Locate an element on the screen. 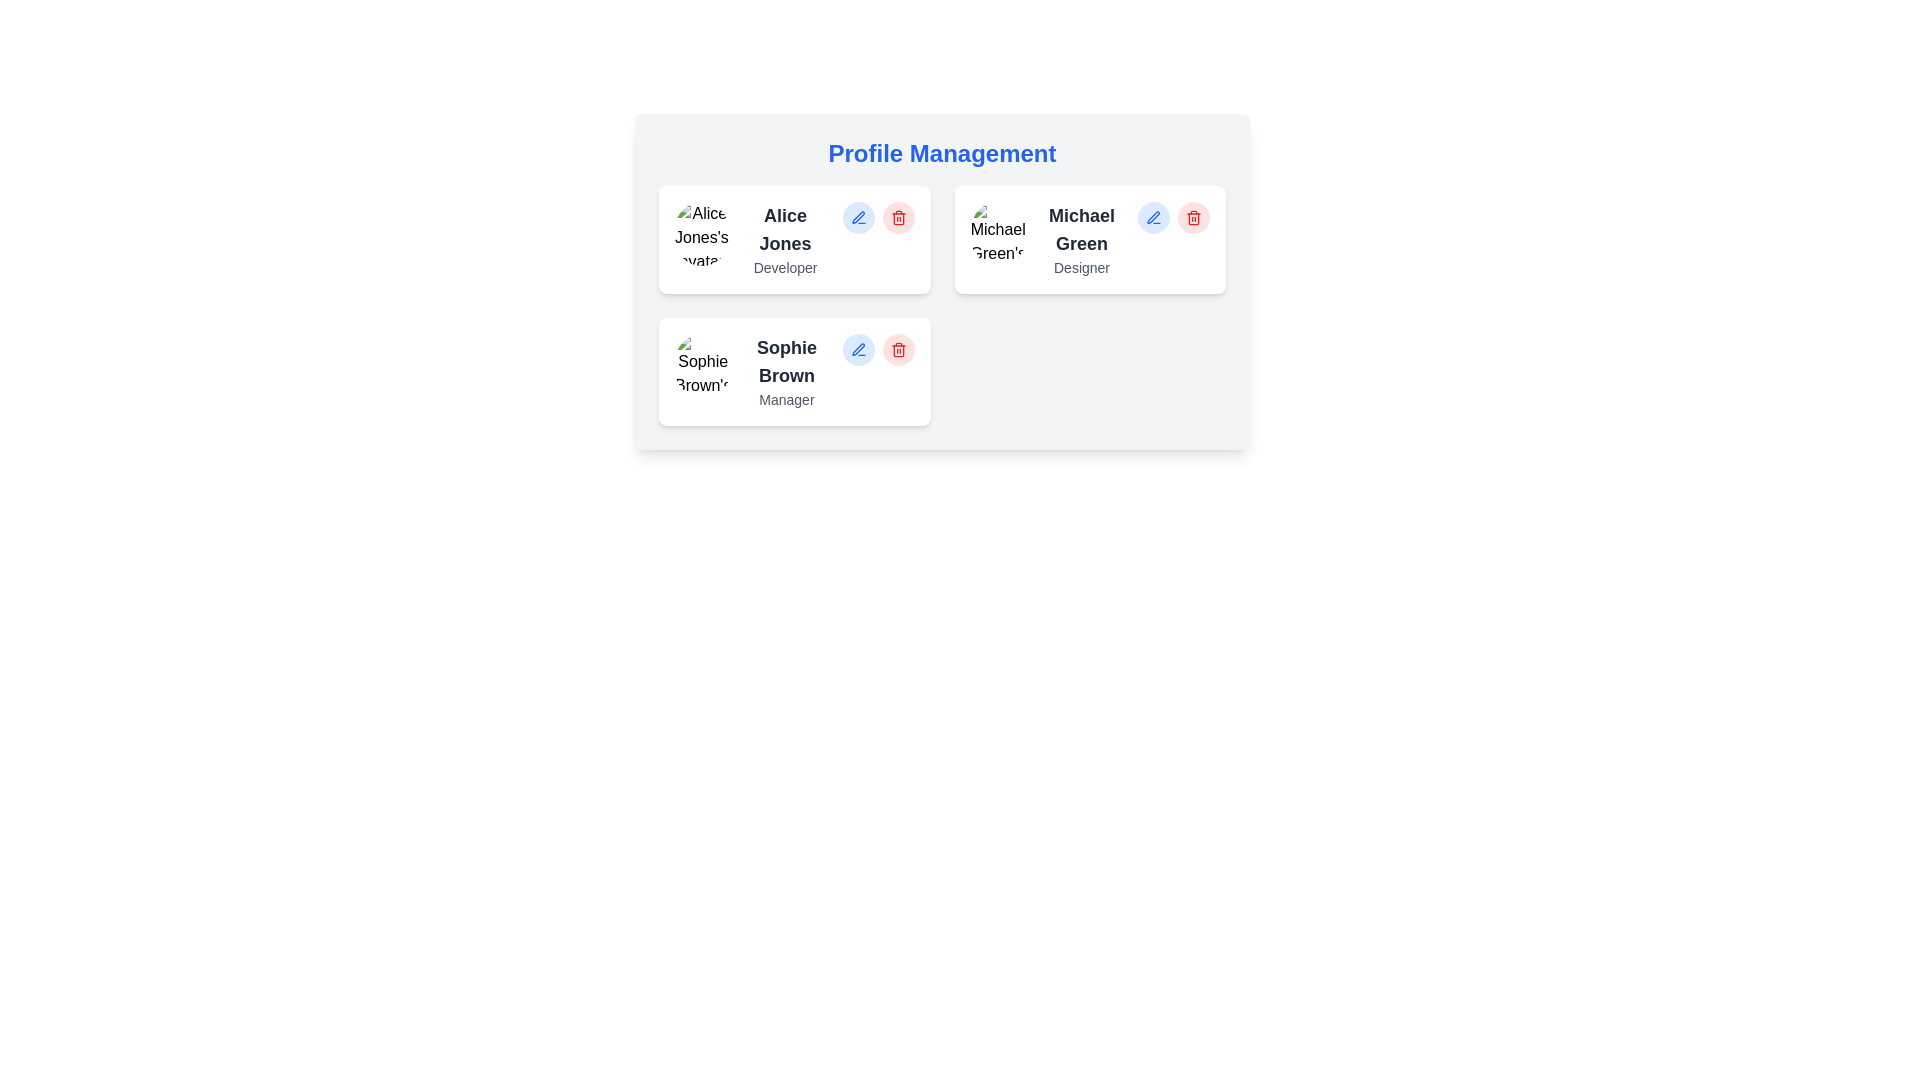 This screenshot has height=1080, width=1920. the circular red button with a trash bin icon located in the bottom-right section of the 'Sophie Brown Manager' card to change its background color is located at coordinates (897, 349).